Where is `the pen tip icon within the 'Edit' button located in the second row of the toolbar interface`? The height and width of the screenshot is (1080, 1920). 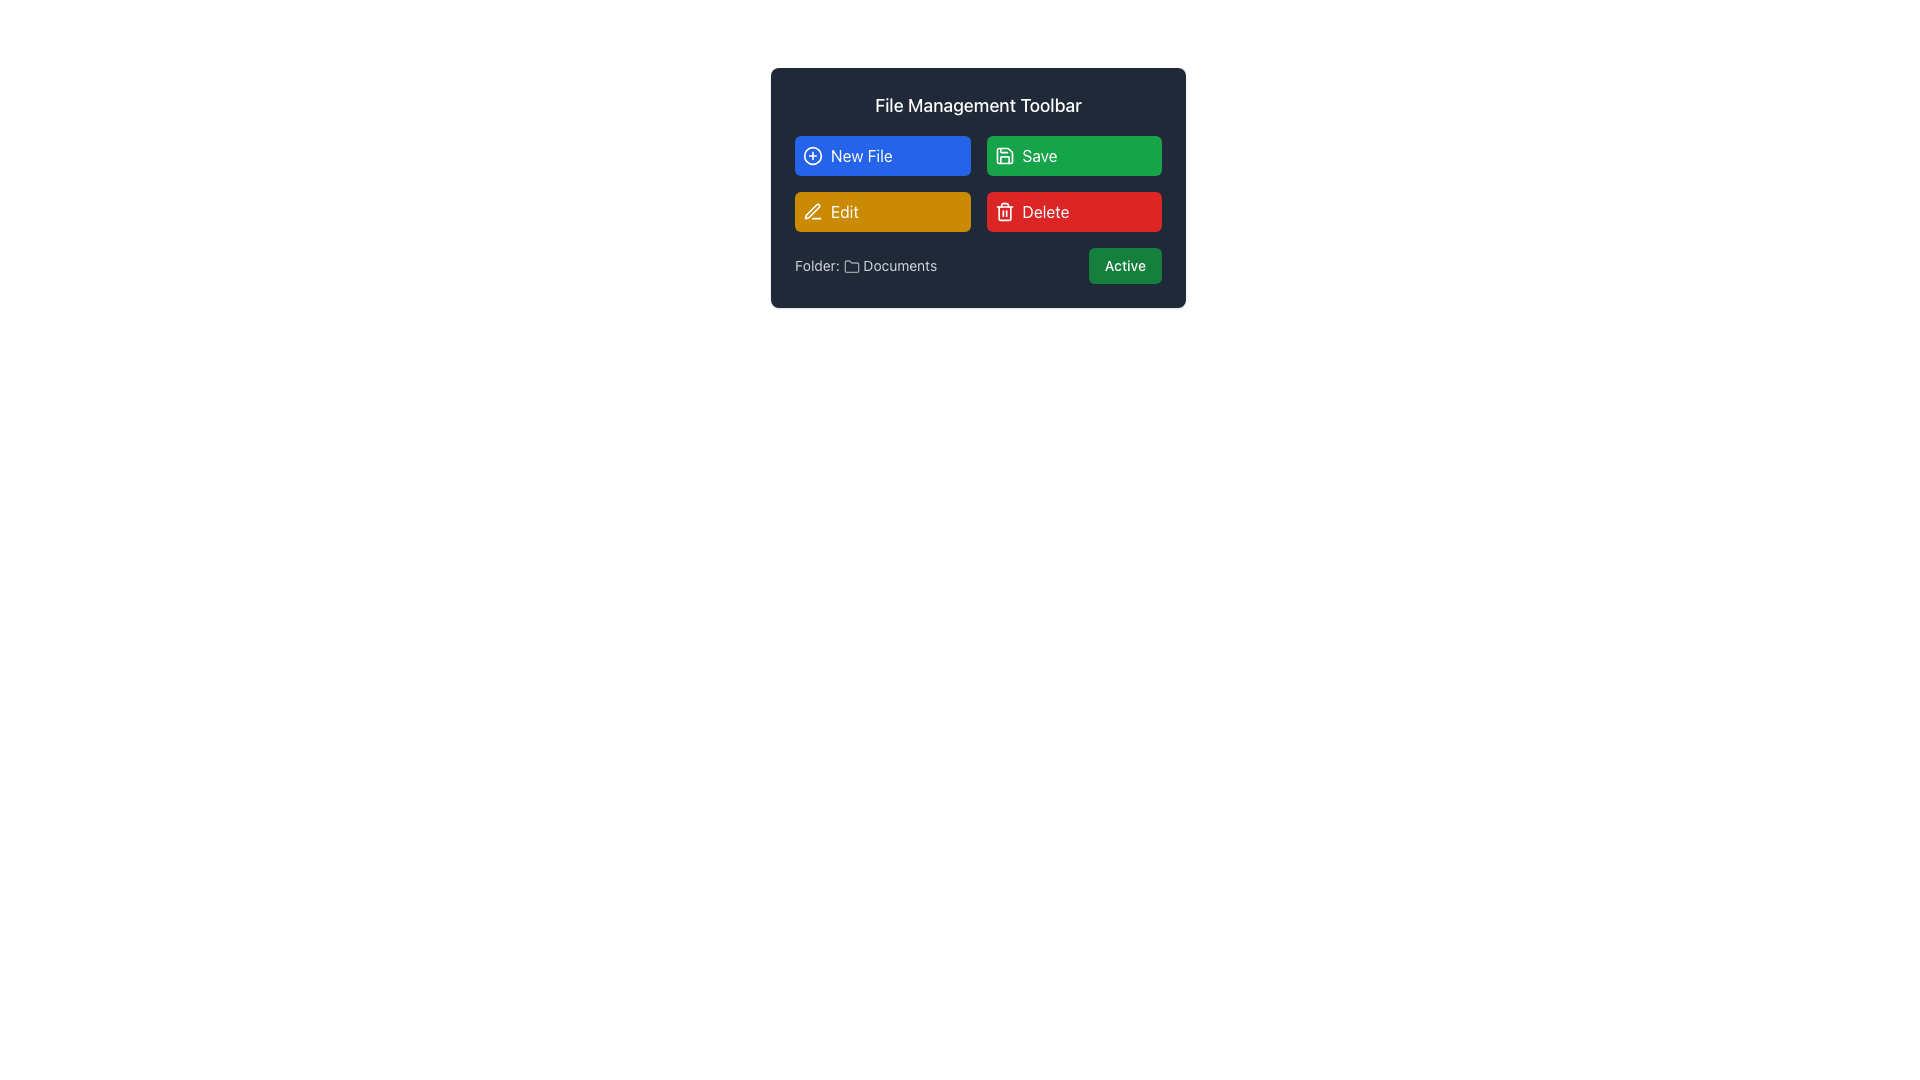 the pen tip icon within the 'Edit' button located in the second row of the toolbar interface is located at coordinates (812, 211).